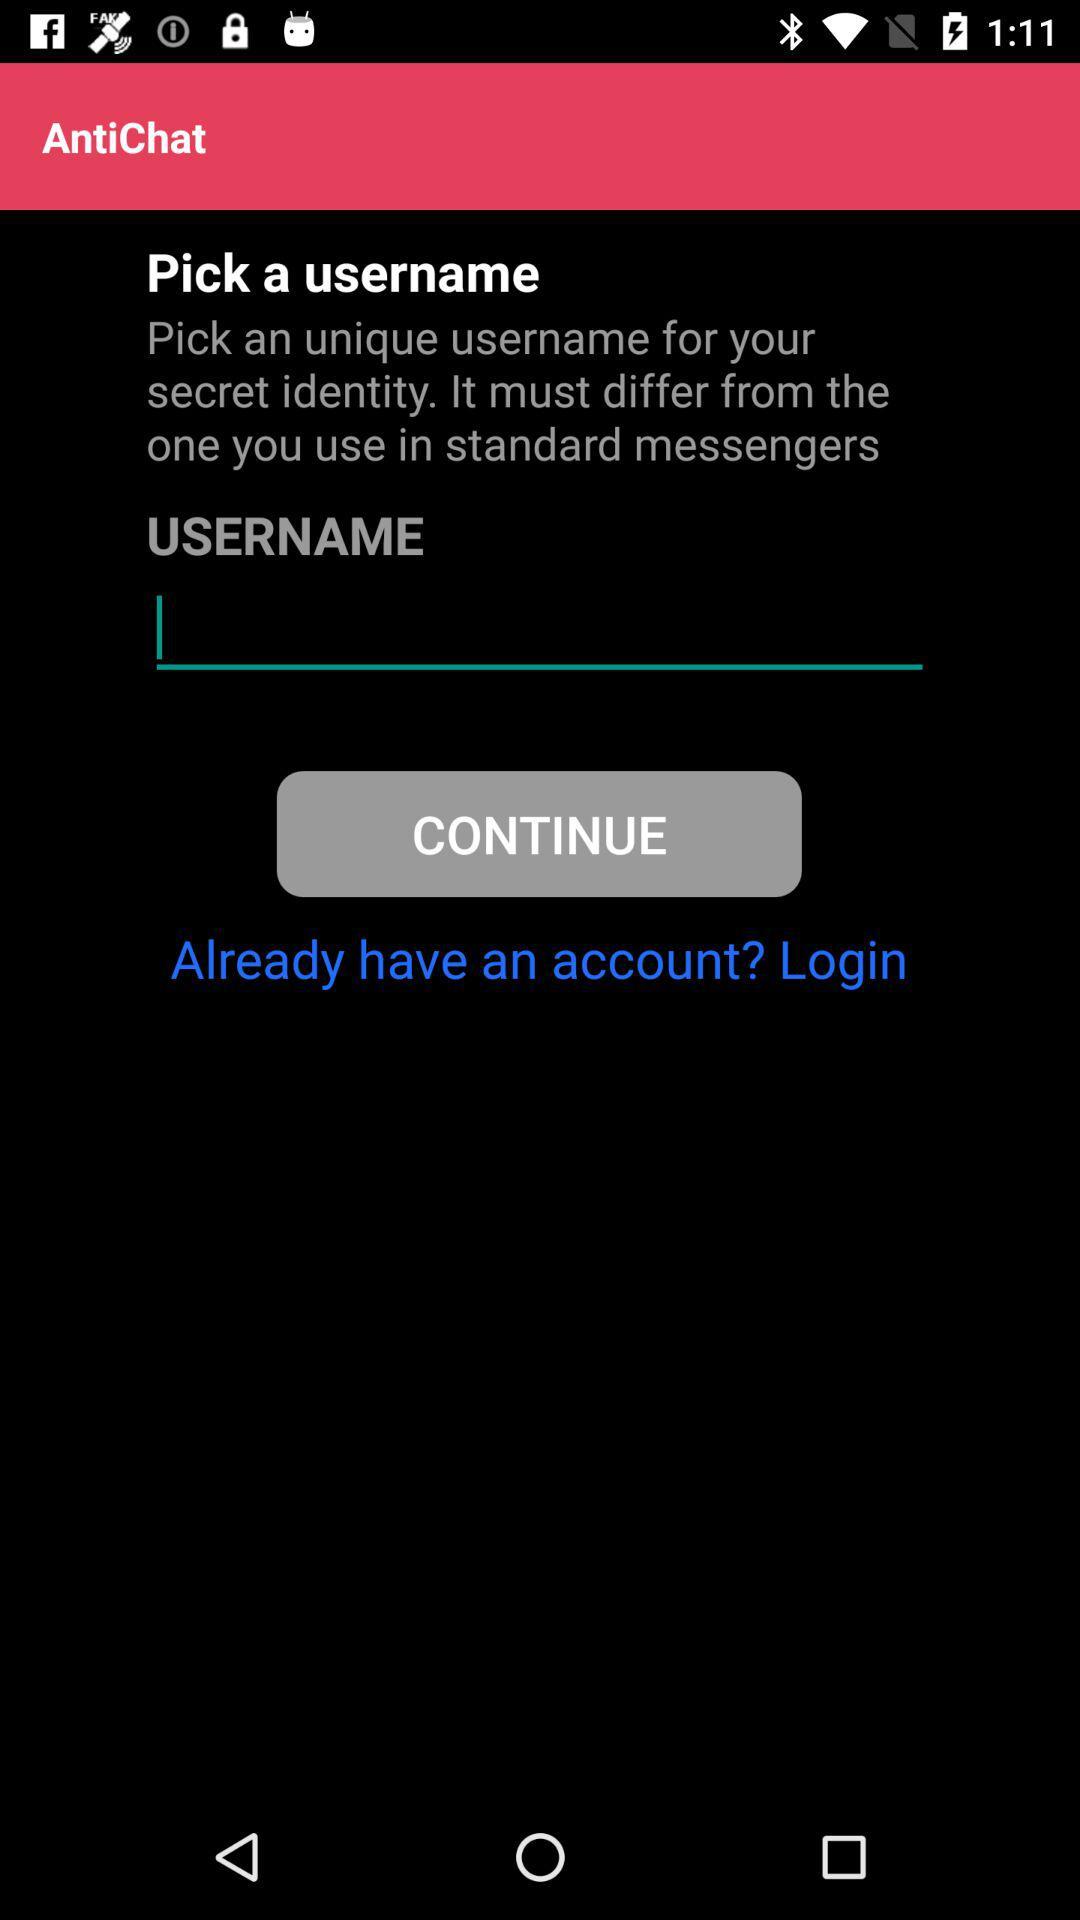 The height and width of the screenshot is (1920, 1080). Describe the element at coordinates (538, 627) in the screenshot. I see `username` at that location.